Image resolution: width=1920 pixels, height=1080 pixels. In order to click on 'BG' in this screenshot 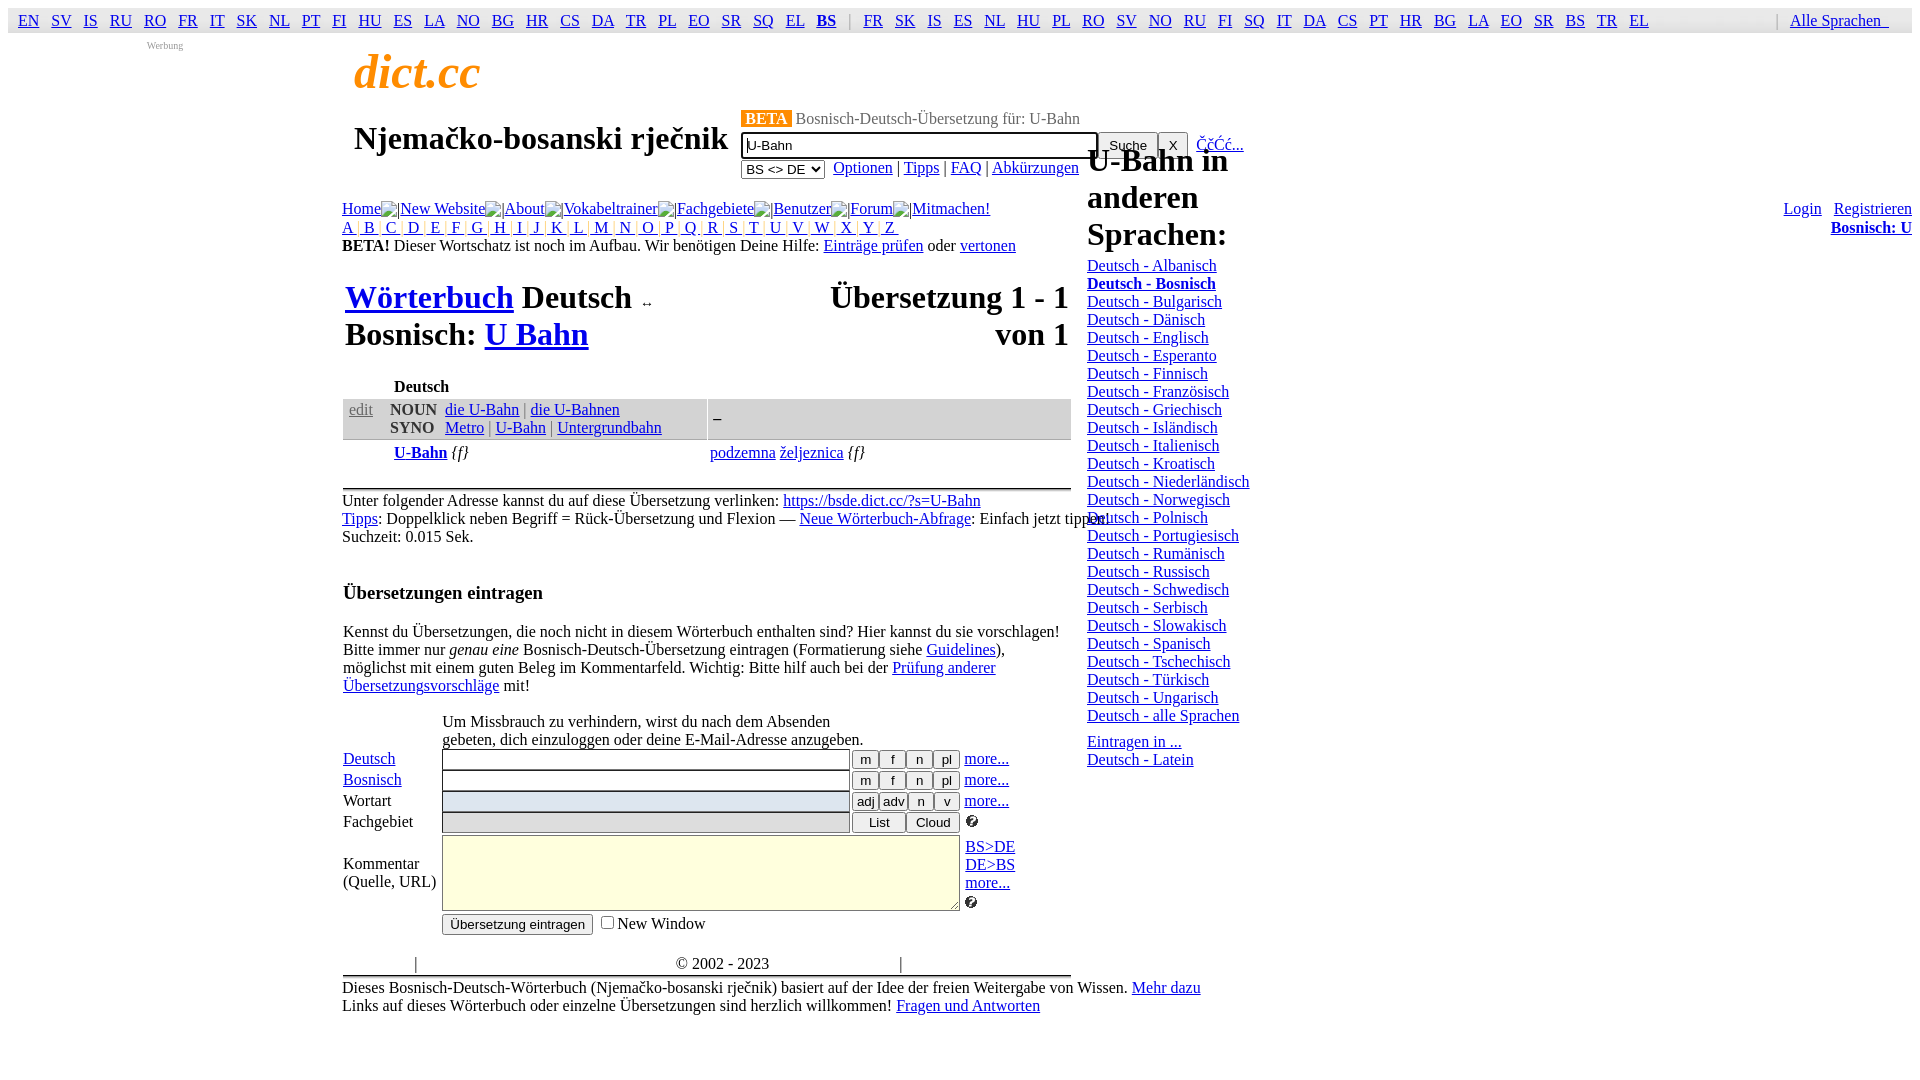, I will do `click(491, 20)`.